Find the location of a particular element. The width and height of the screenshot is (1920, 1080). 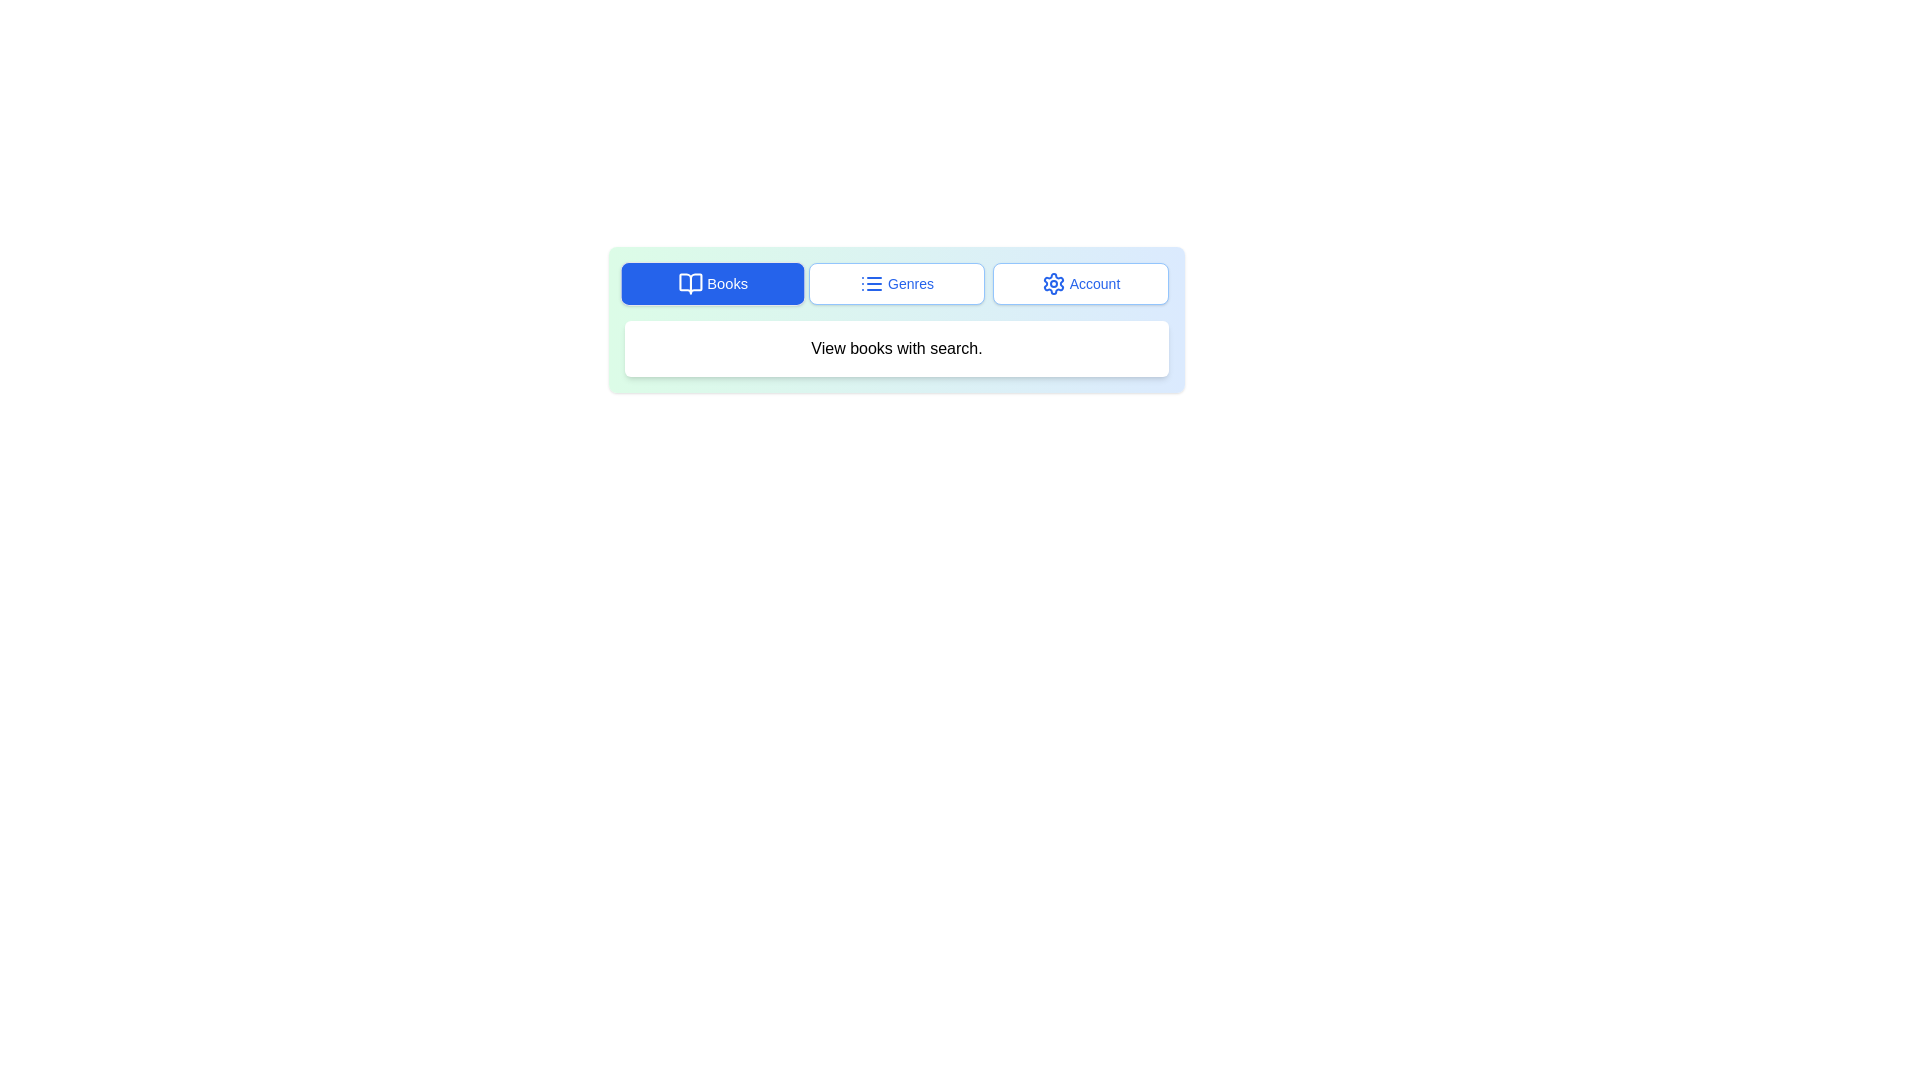

the 'Books' text label embedded in the button, which is white text on a blue background, located in the top-left section of the horizontal menu bar is located at coordinates (726, 284).